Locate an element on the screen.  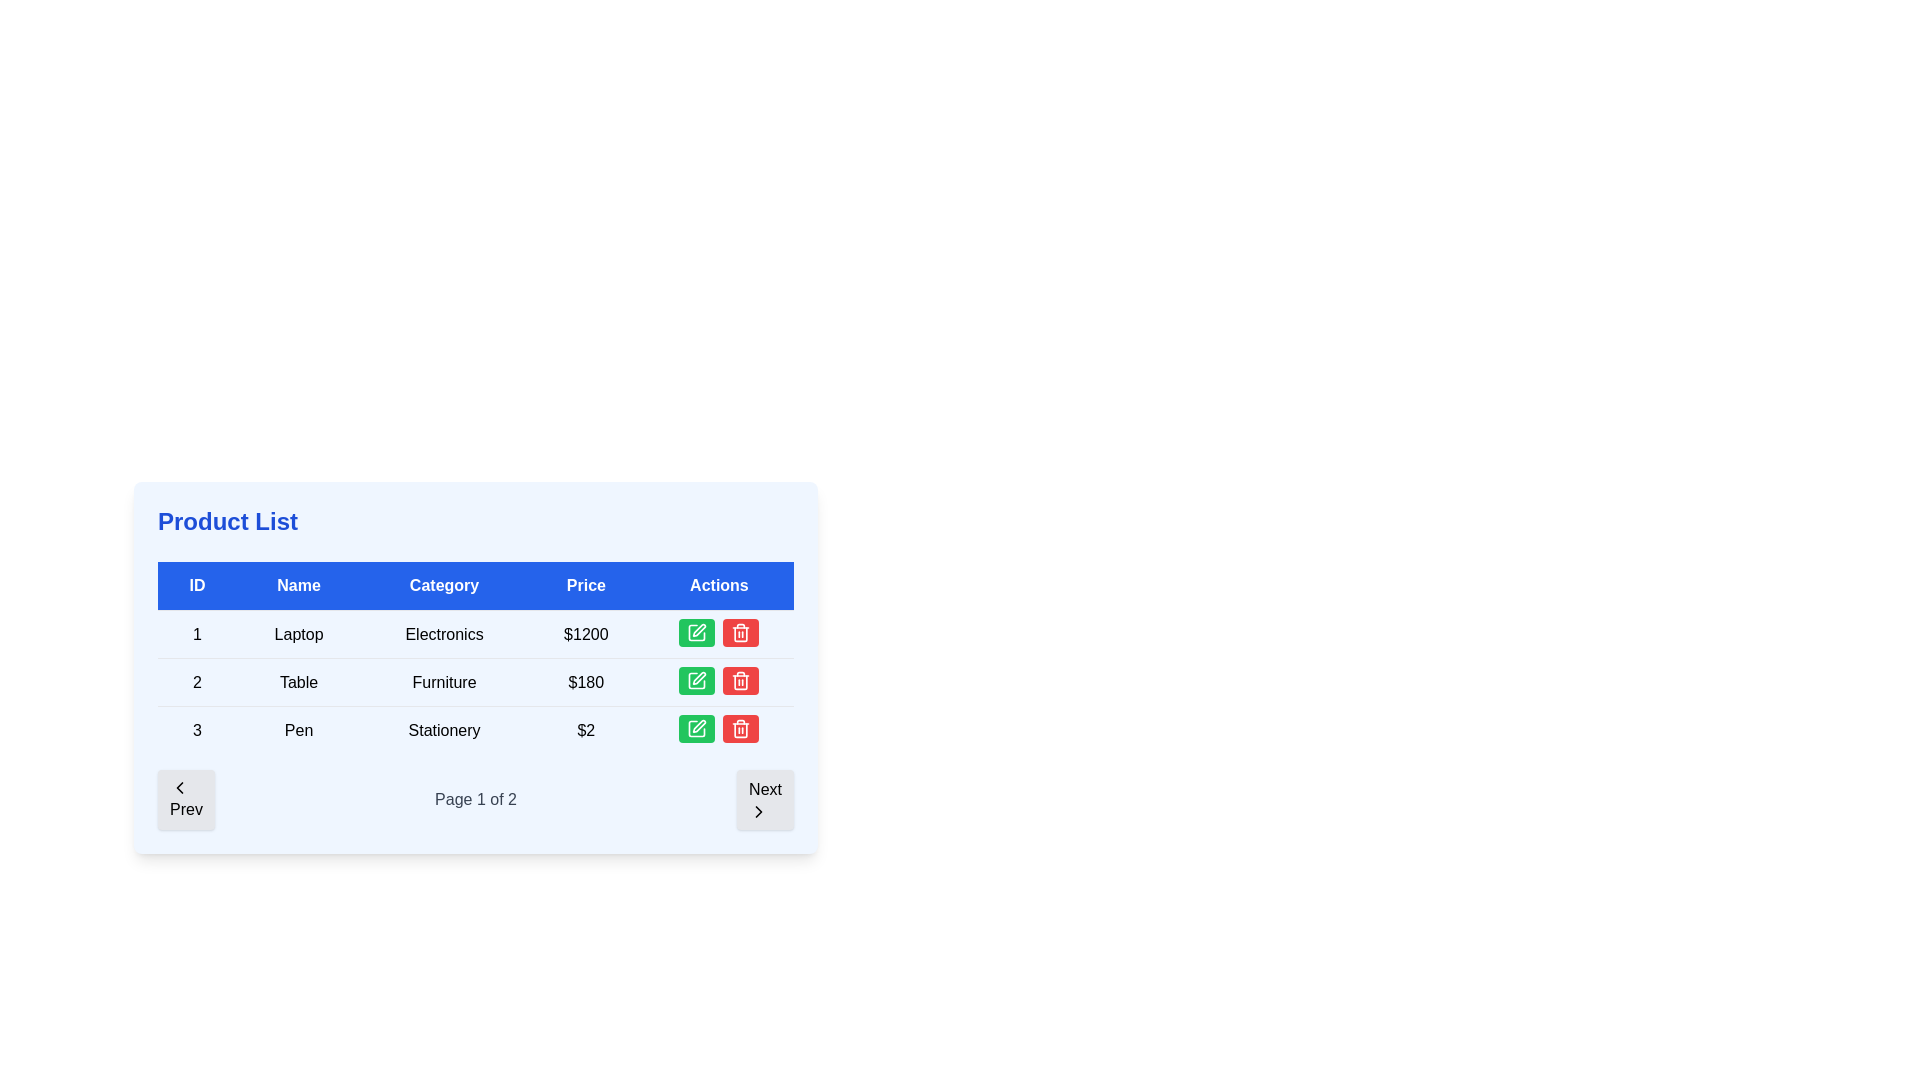
the edit icon button in the 'Actions' column of the last row for the 'Pen' record is located at coordinates (699, 726).